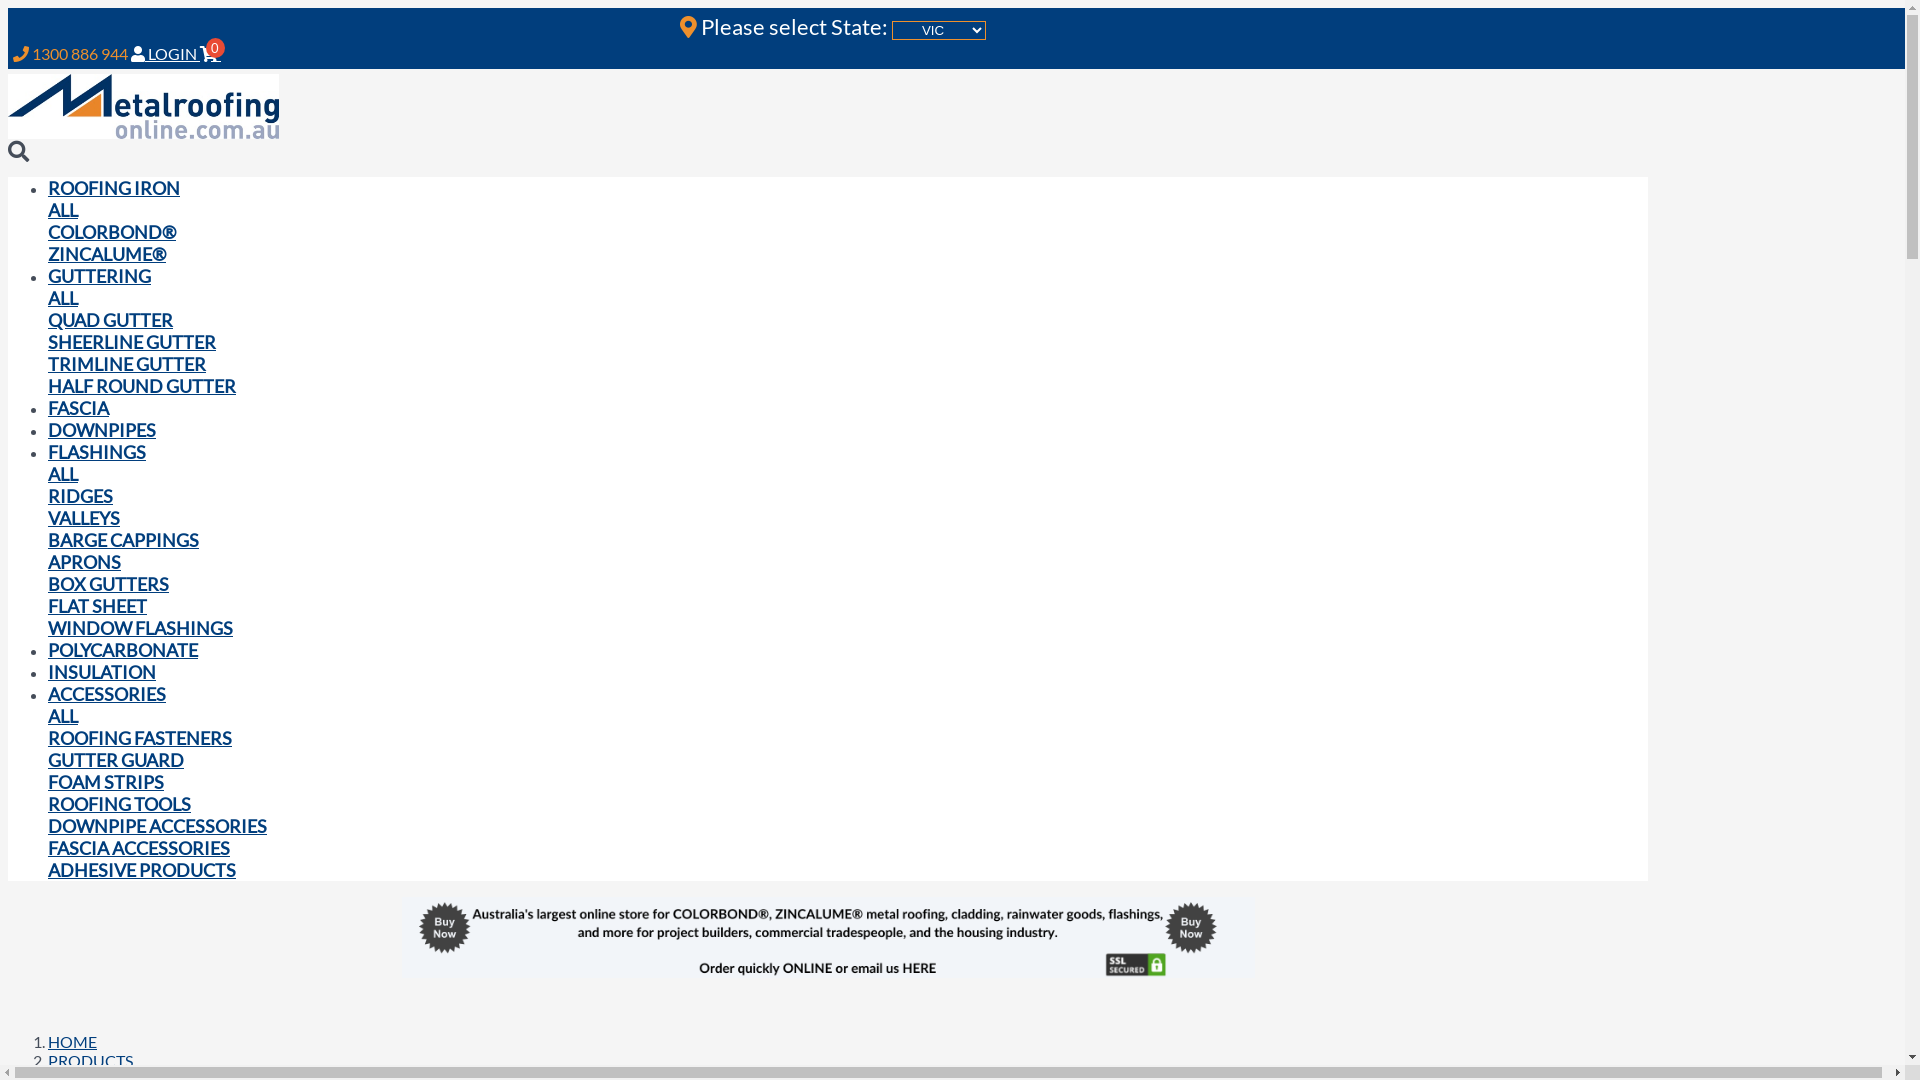  Describe the element at coordinates (129, 52) in the screenshot. I see `'LOGIN'` at that location.